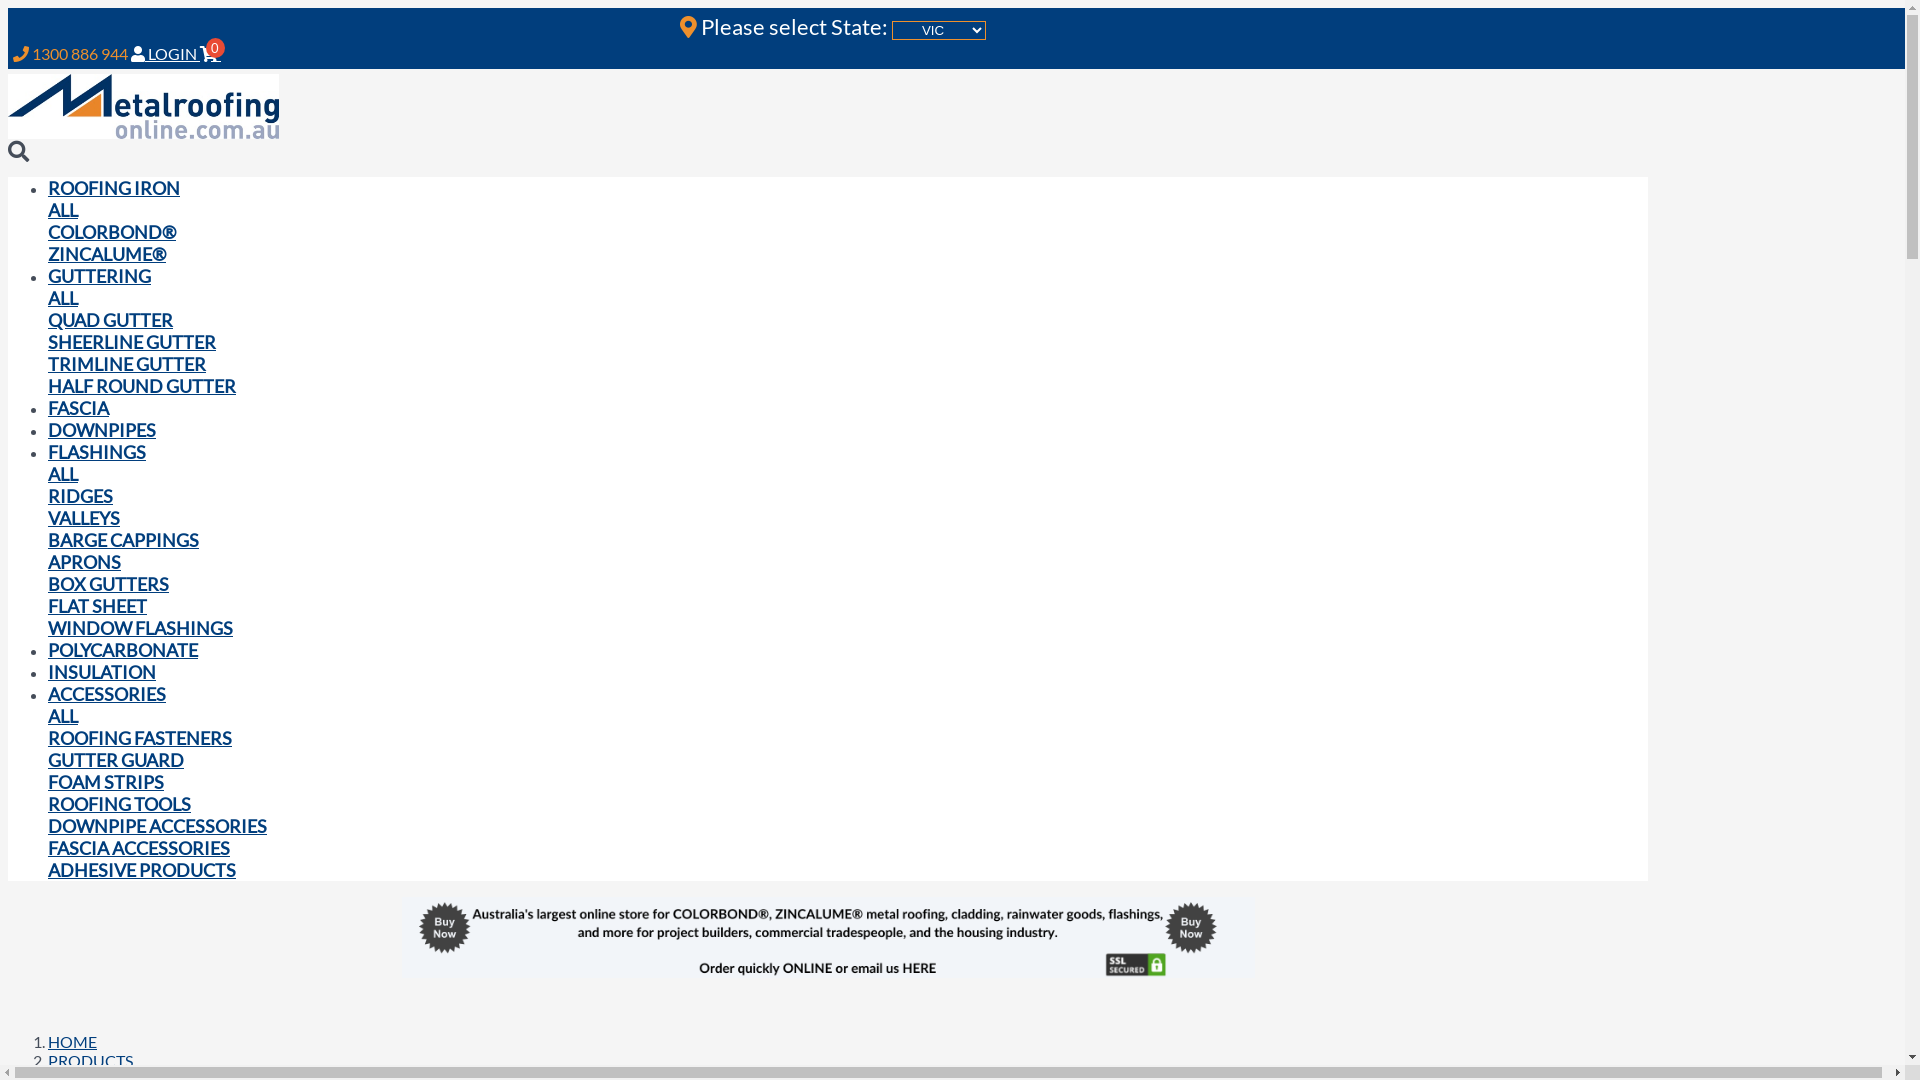  Describe the element at coordinates (129, 52) in the screenshot. I see `'LOGIN'` at that location.